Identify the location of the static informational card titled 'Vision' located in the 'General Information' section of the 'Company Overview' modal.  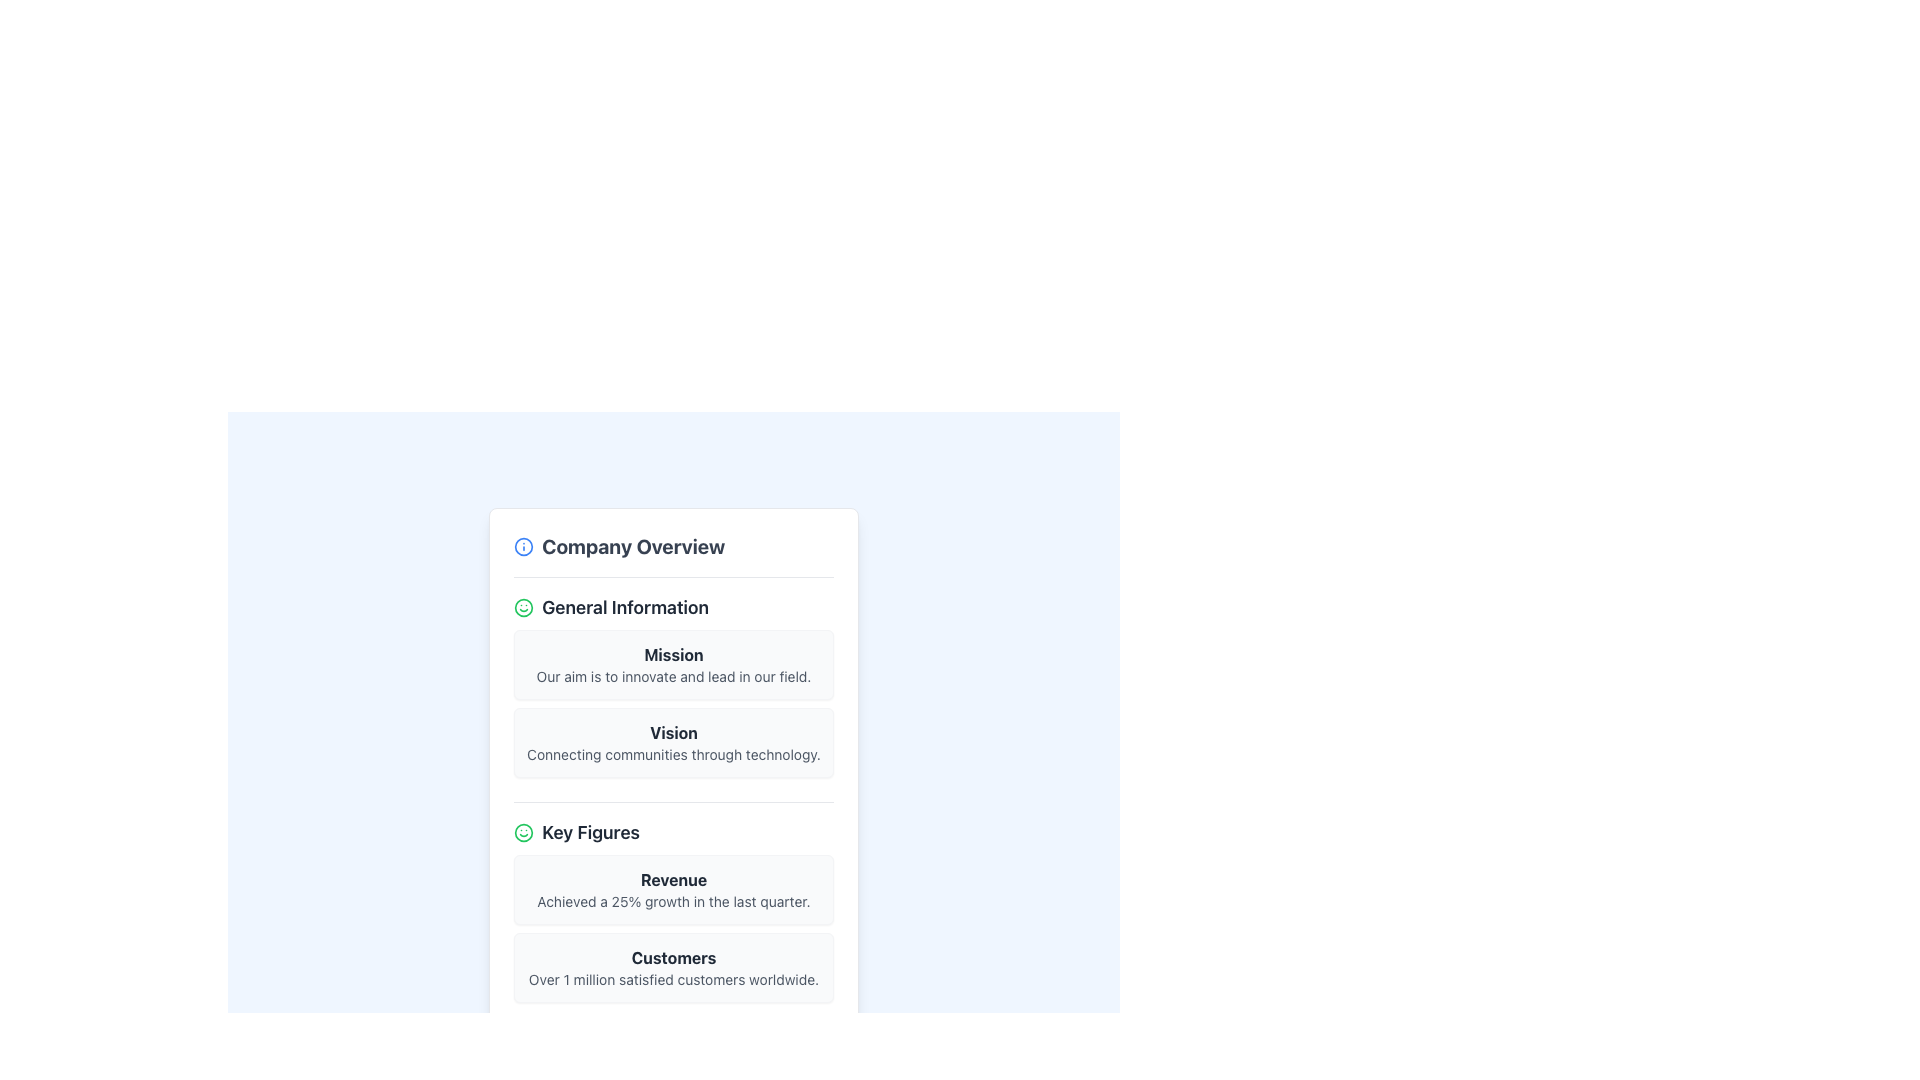
(673, 766).